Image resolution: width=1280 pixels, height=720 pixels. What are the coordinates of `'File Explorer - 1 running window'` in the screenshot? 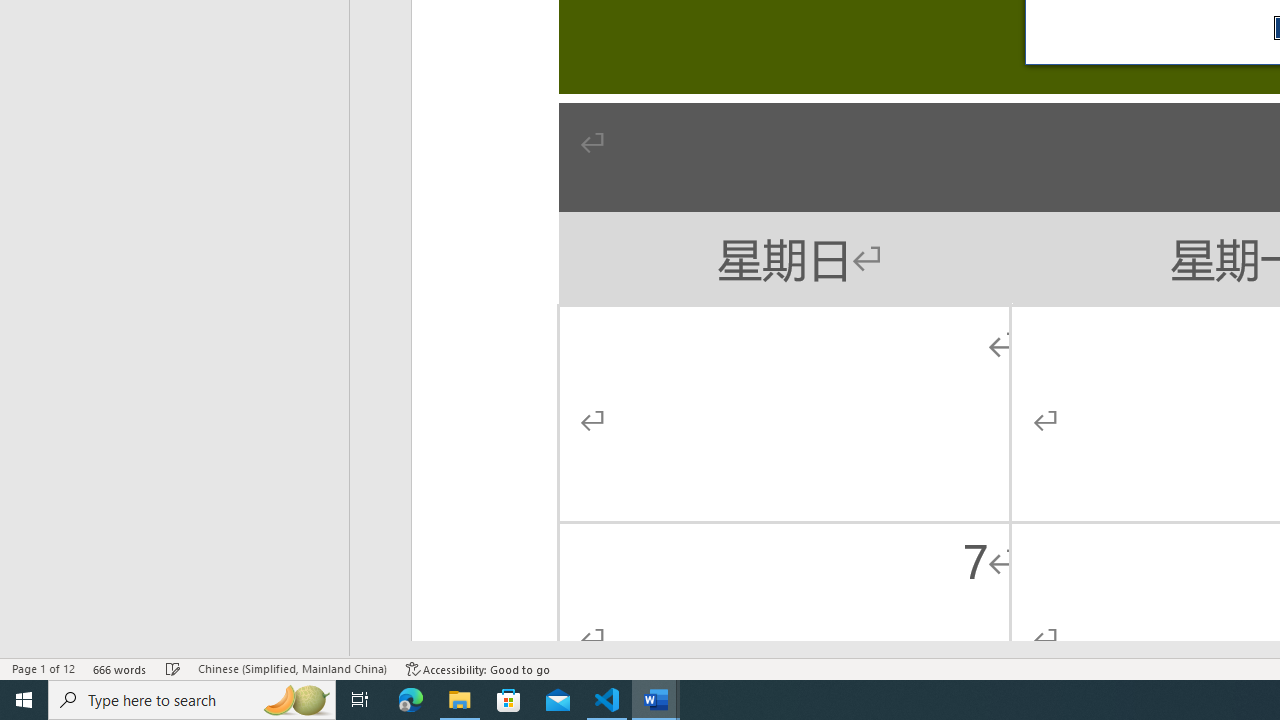 It's located at (459, 698).